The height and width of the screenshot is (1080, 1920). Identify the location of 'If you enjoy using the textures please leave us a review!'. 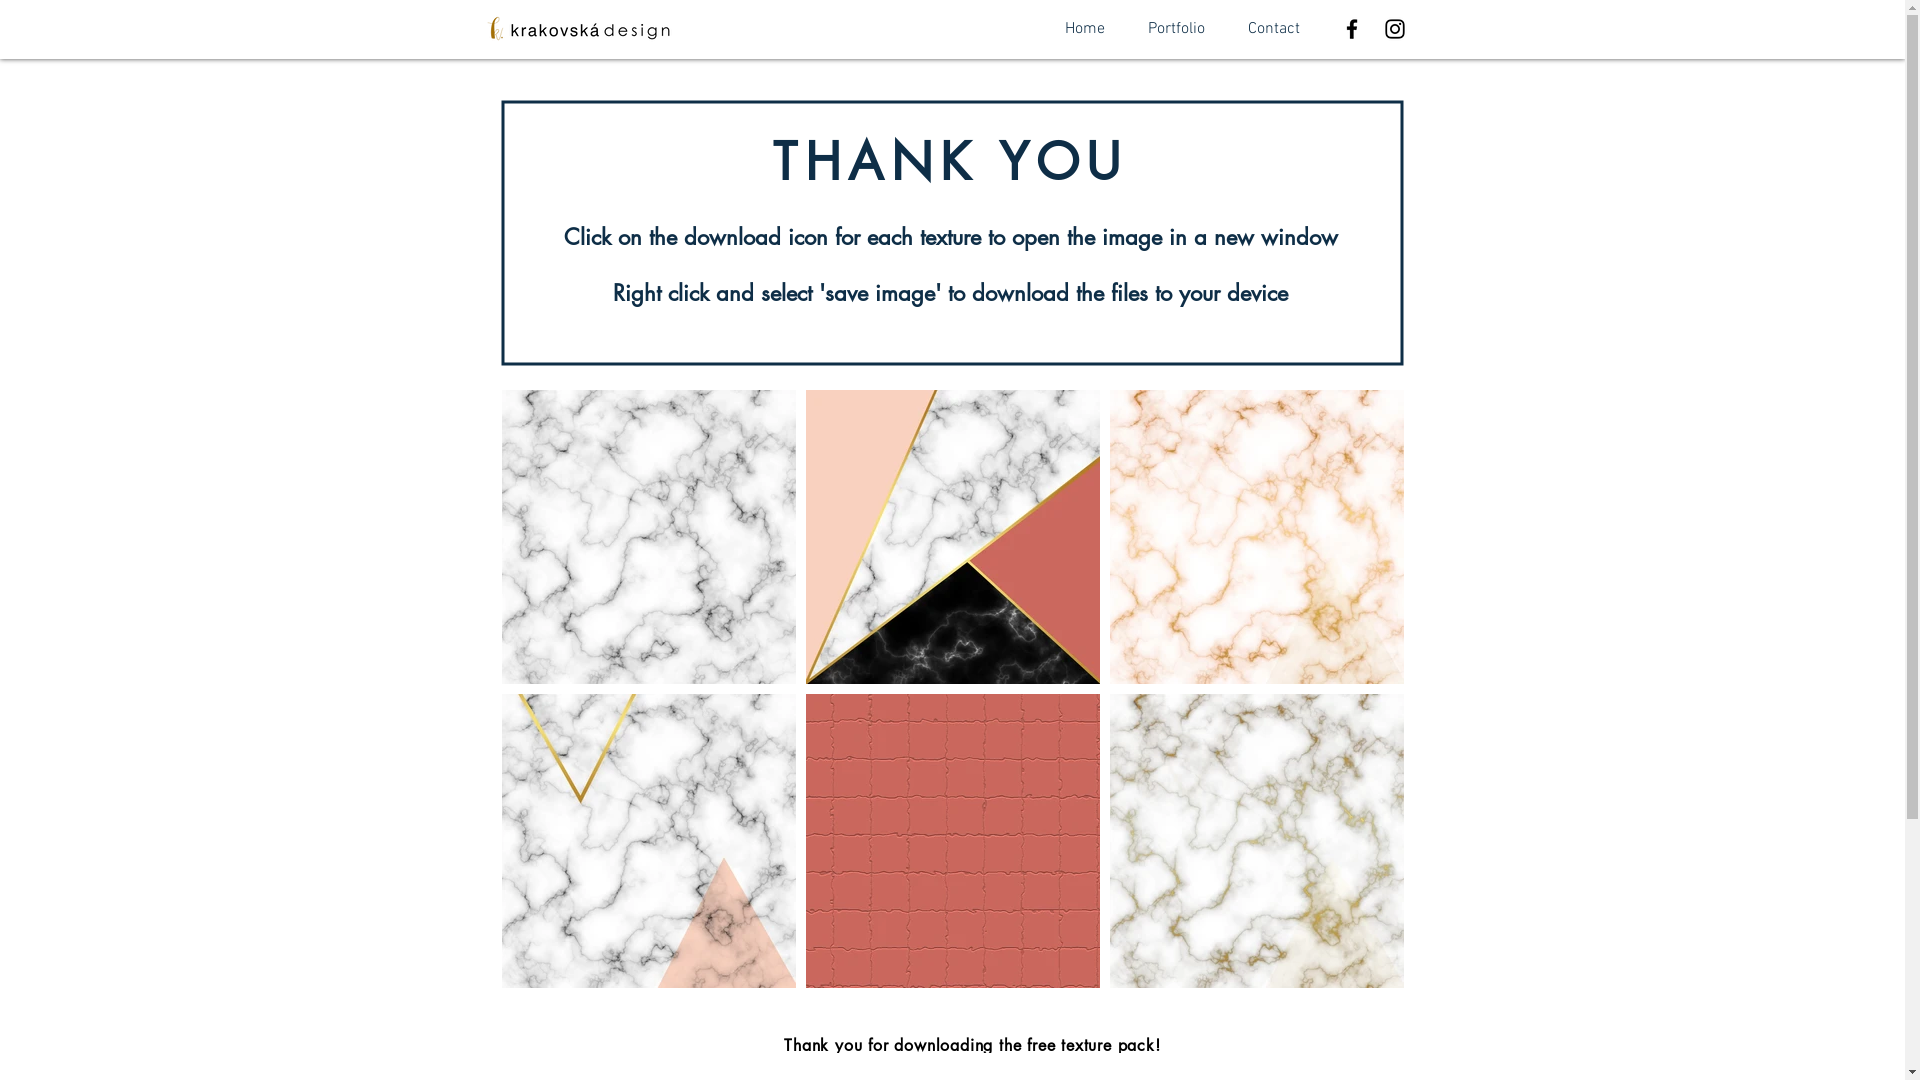
(973, 1065).